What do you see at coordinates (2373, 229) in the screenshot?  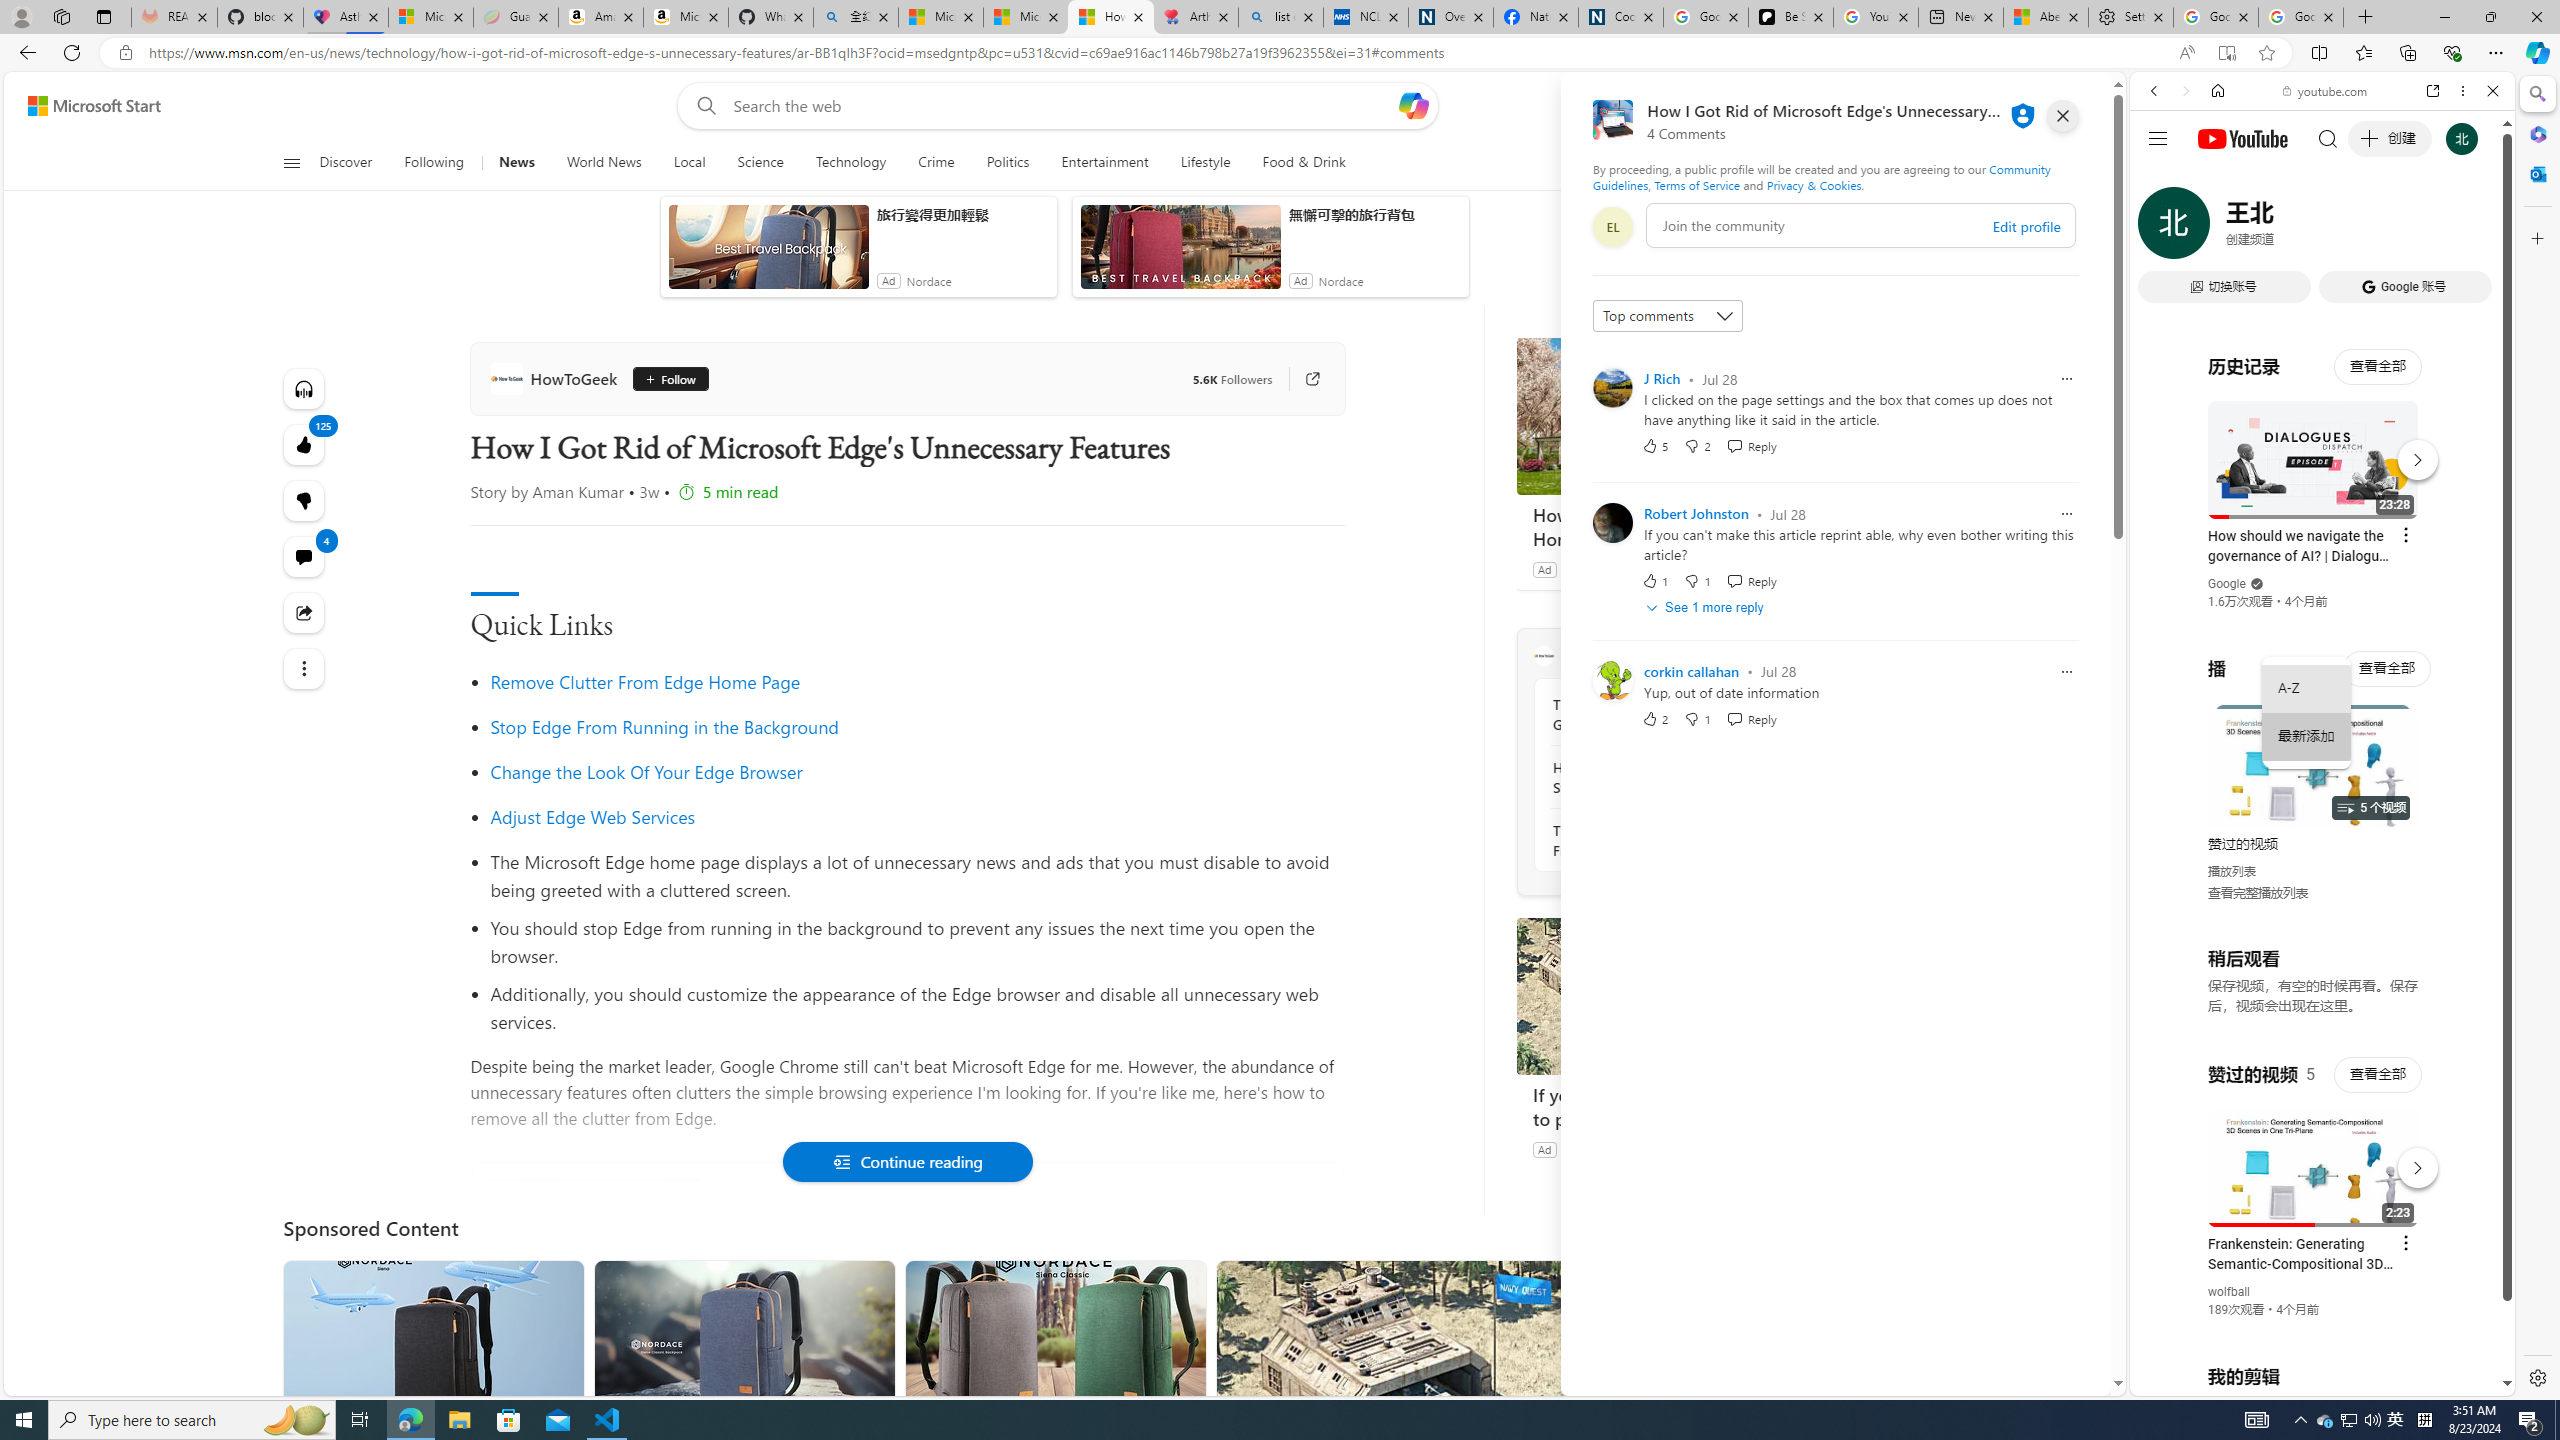 I see `'SEARCH TOOLS'` at bounding box center [2373, 229].